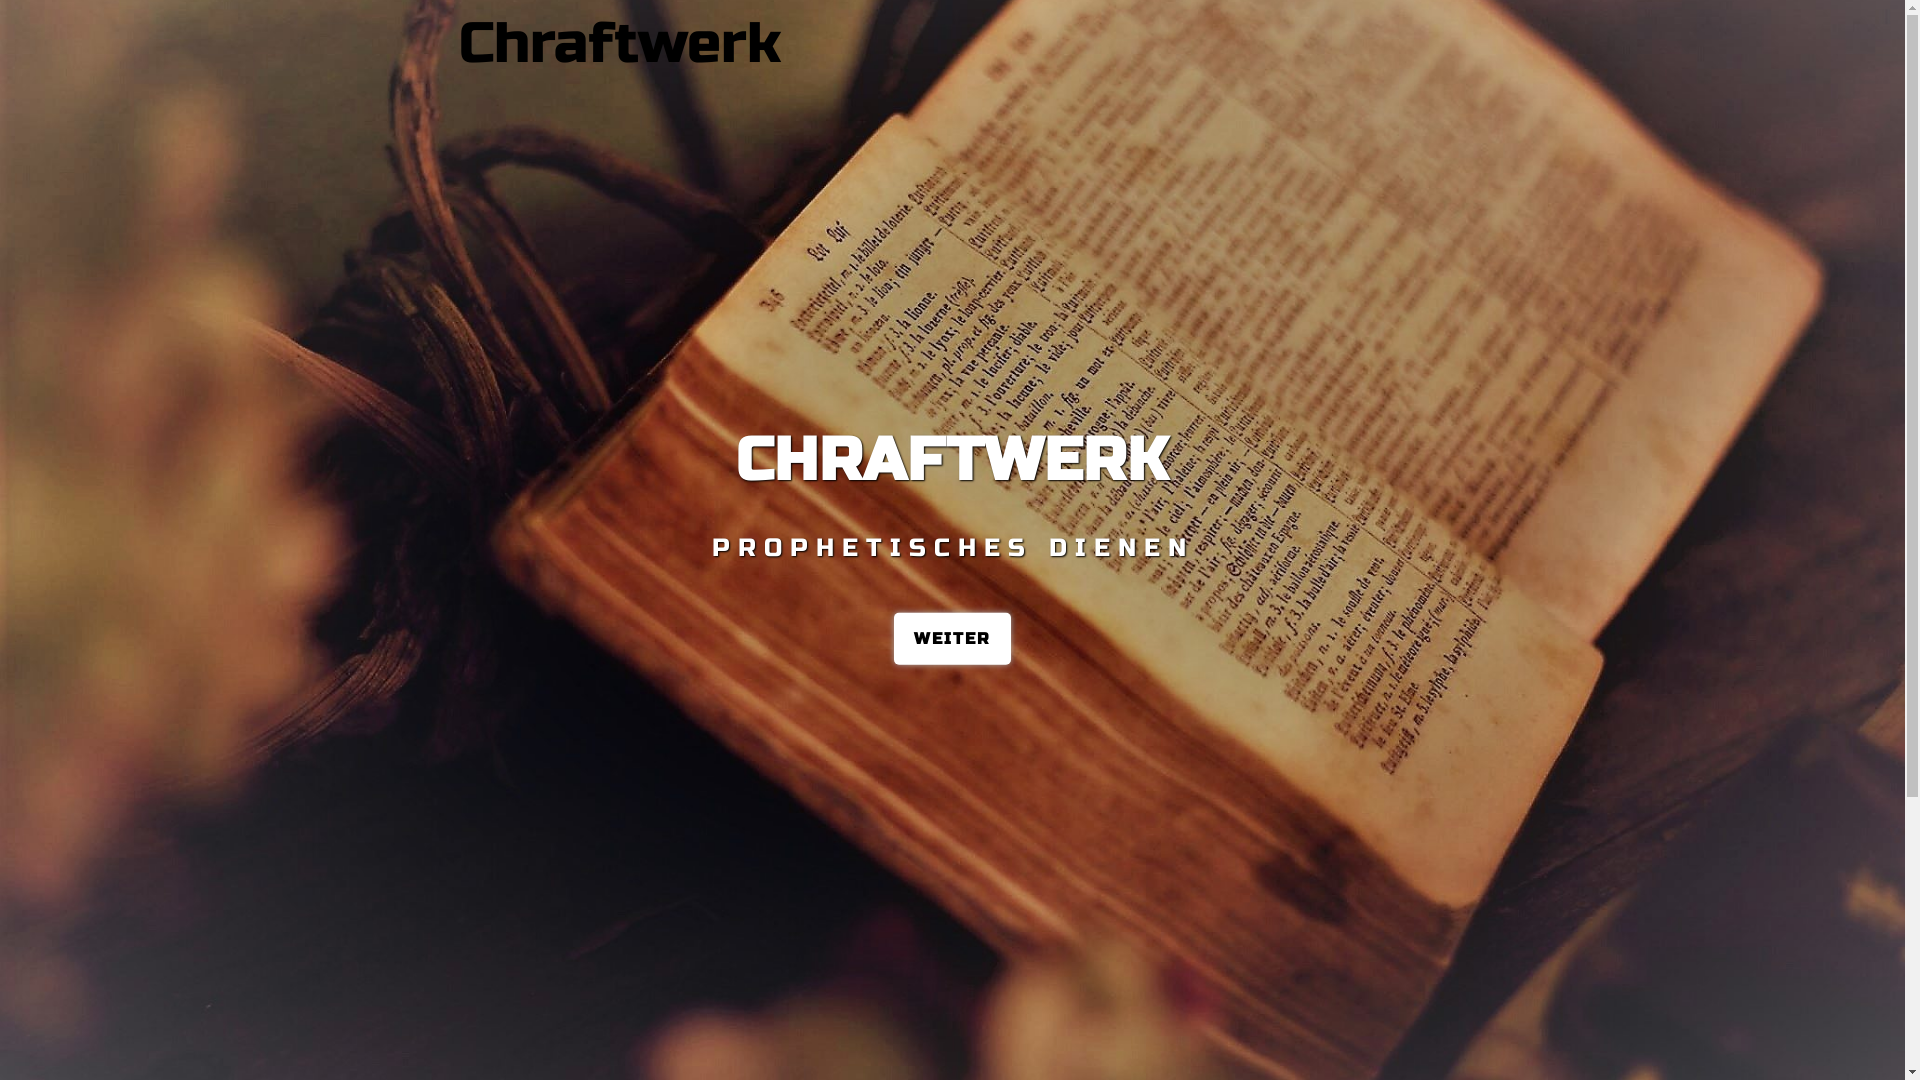 This screenshot has width=1920, height=1080. What do you see at coordinates (618, 43) in the screenshot?
I see `'Chraftwerk'` at bounding box center [618, 43].